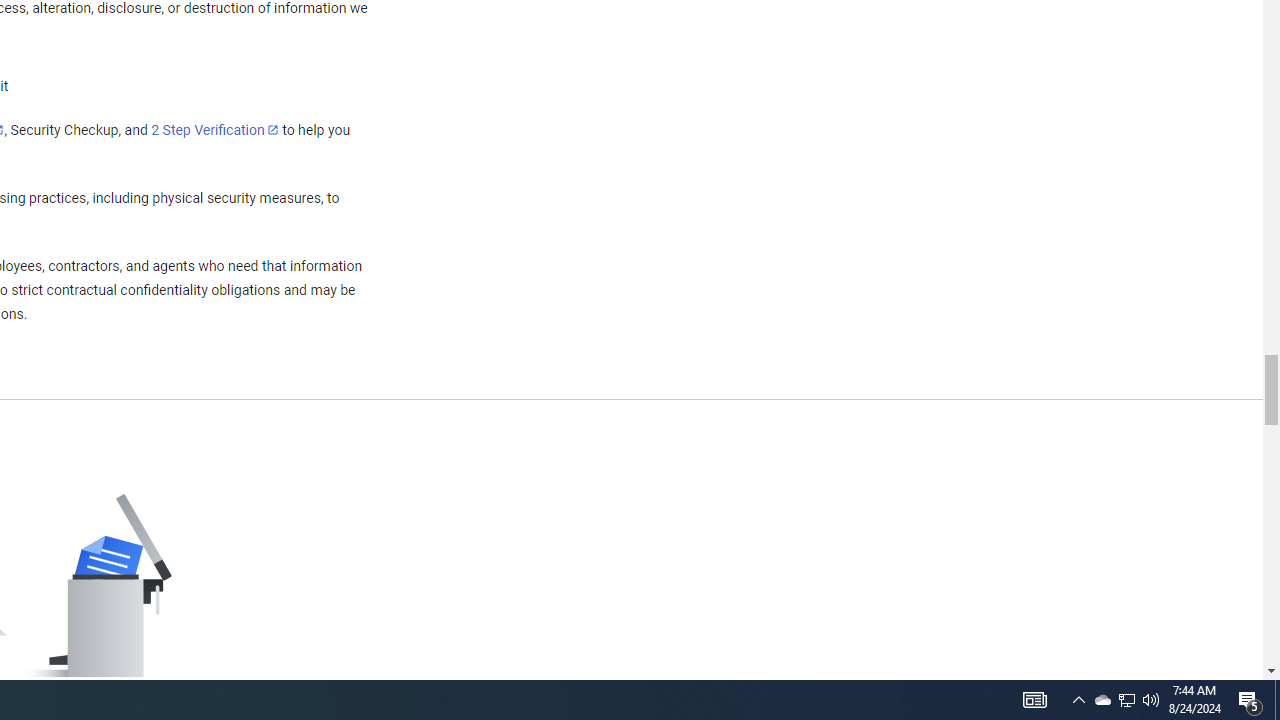 This screenshot has width=1280, height=720. Describe the element at coordinates (215, 129) in the screenshot. I see `'2 Step Verification'` at that location.